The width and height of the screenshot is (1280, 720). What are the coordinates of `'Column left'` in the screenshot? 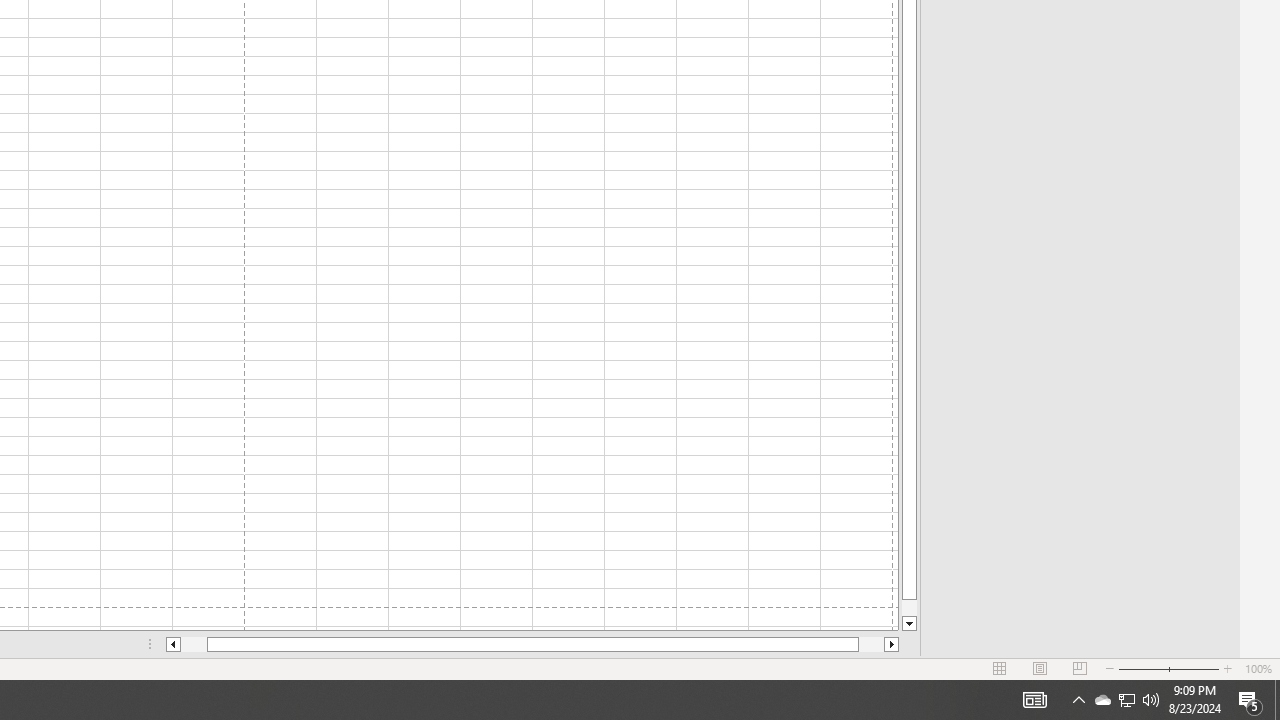 It's located at (172, 644).